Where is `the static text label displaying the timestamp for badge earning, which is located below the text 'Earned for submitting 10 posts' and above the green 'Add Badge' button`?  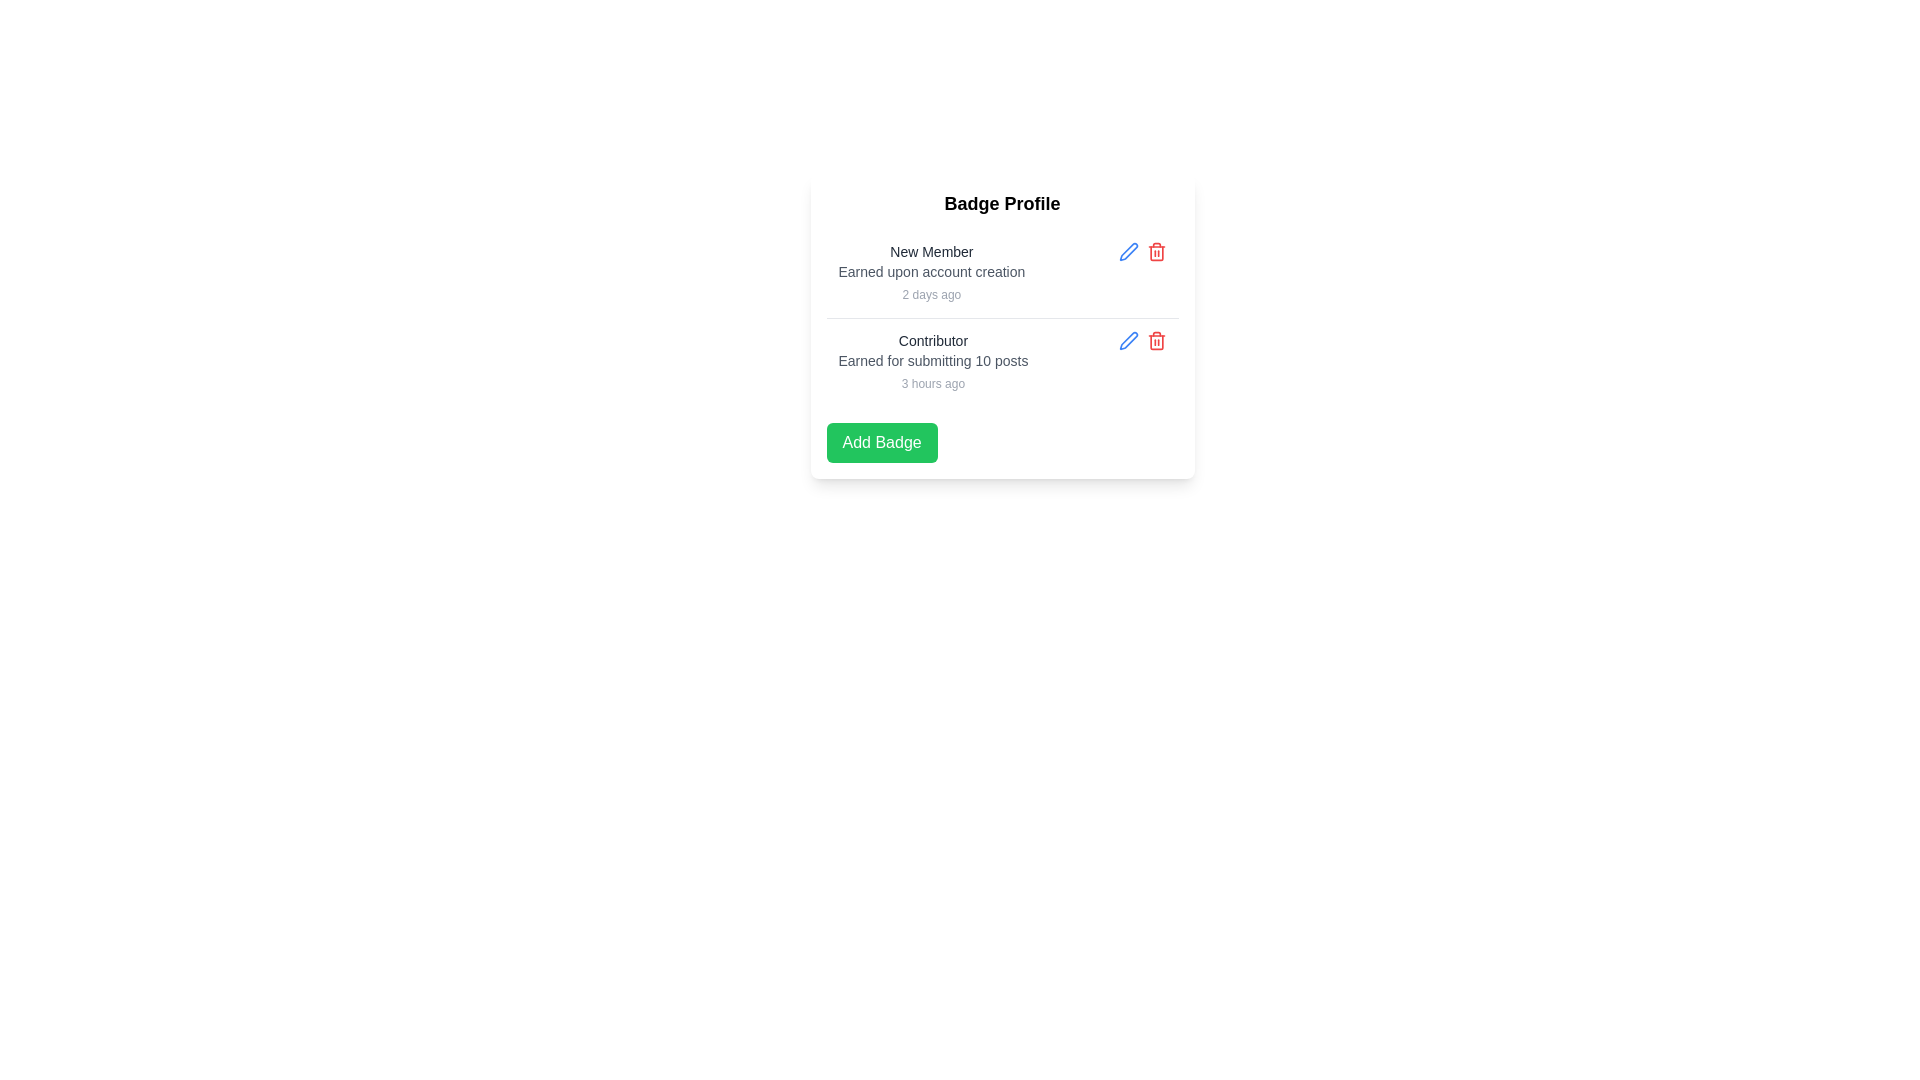 the static text label displaying the timestamp for badge earning, which is located below the text 'Earned for submitting 10 posts' and above the green 'Add Badge' button is located at coordinates (932, 384).